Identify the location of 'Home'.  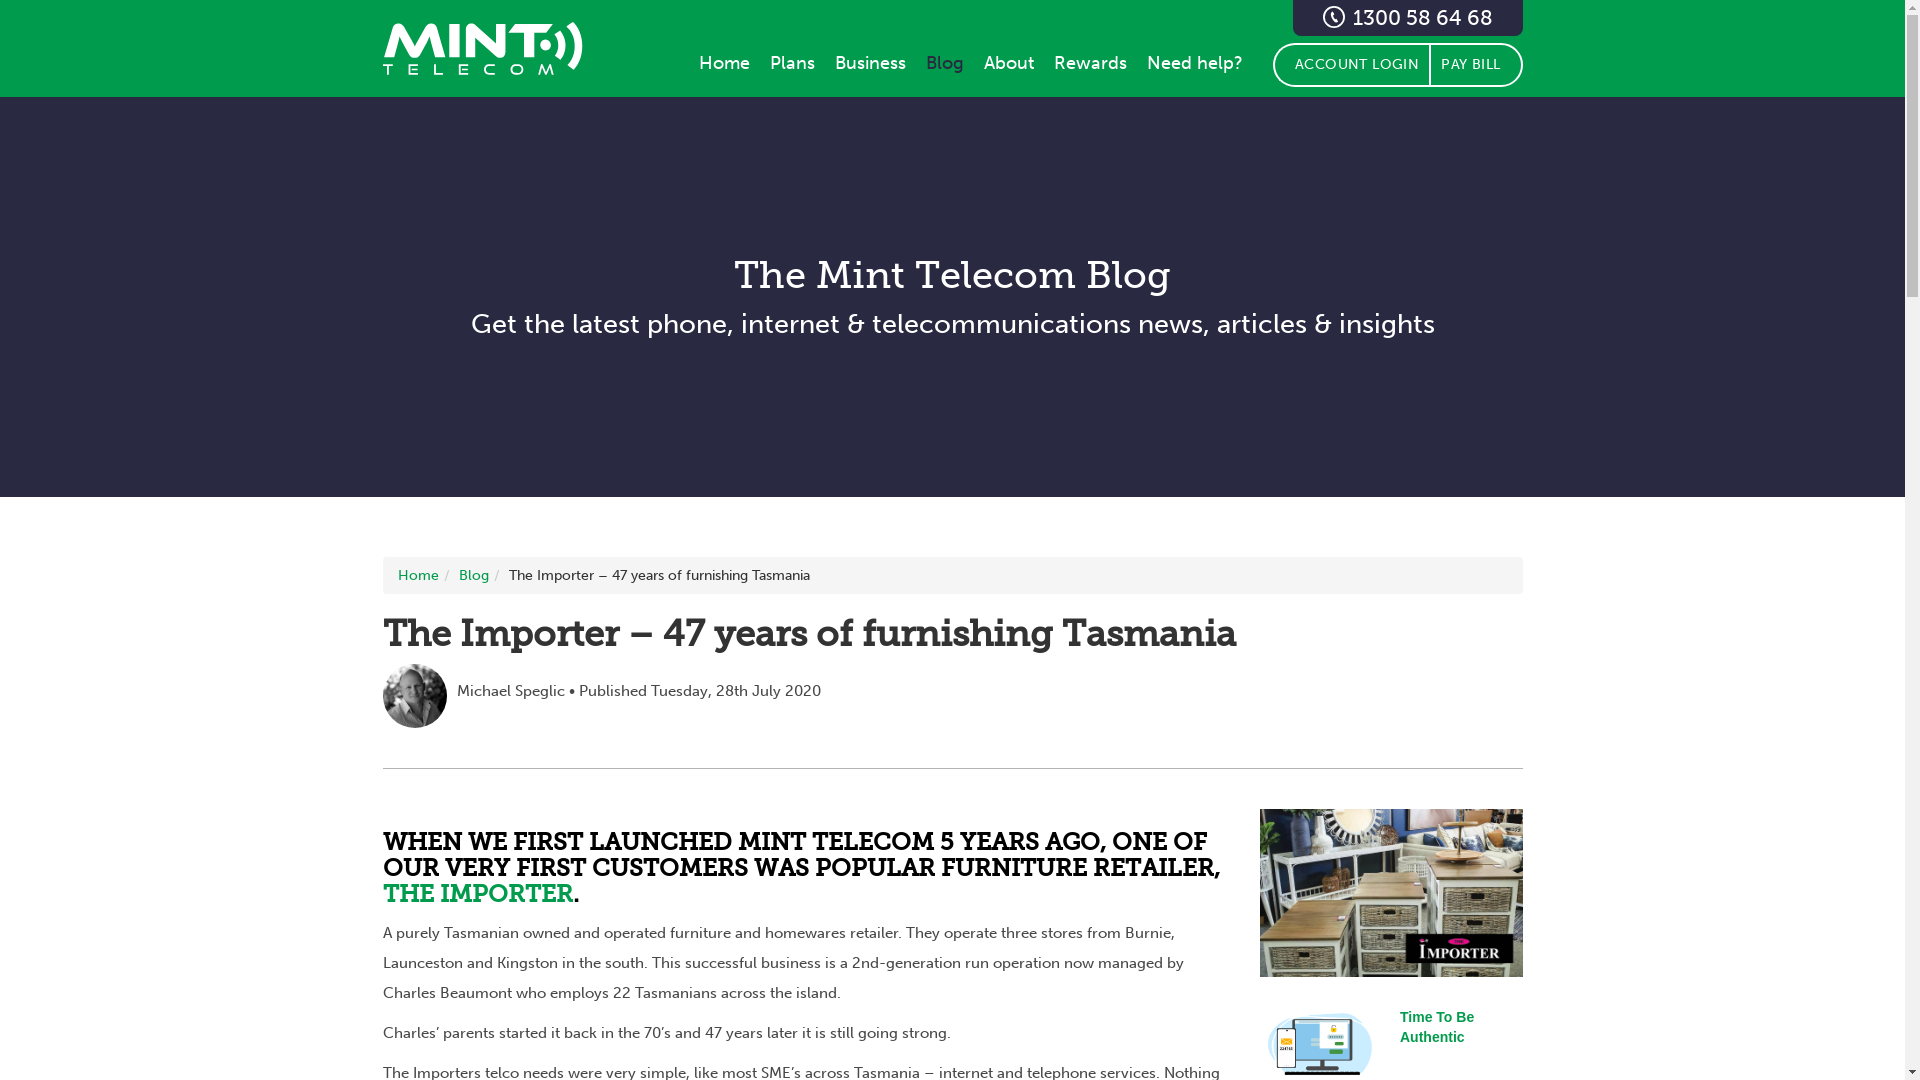
(723, 61).